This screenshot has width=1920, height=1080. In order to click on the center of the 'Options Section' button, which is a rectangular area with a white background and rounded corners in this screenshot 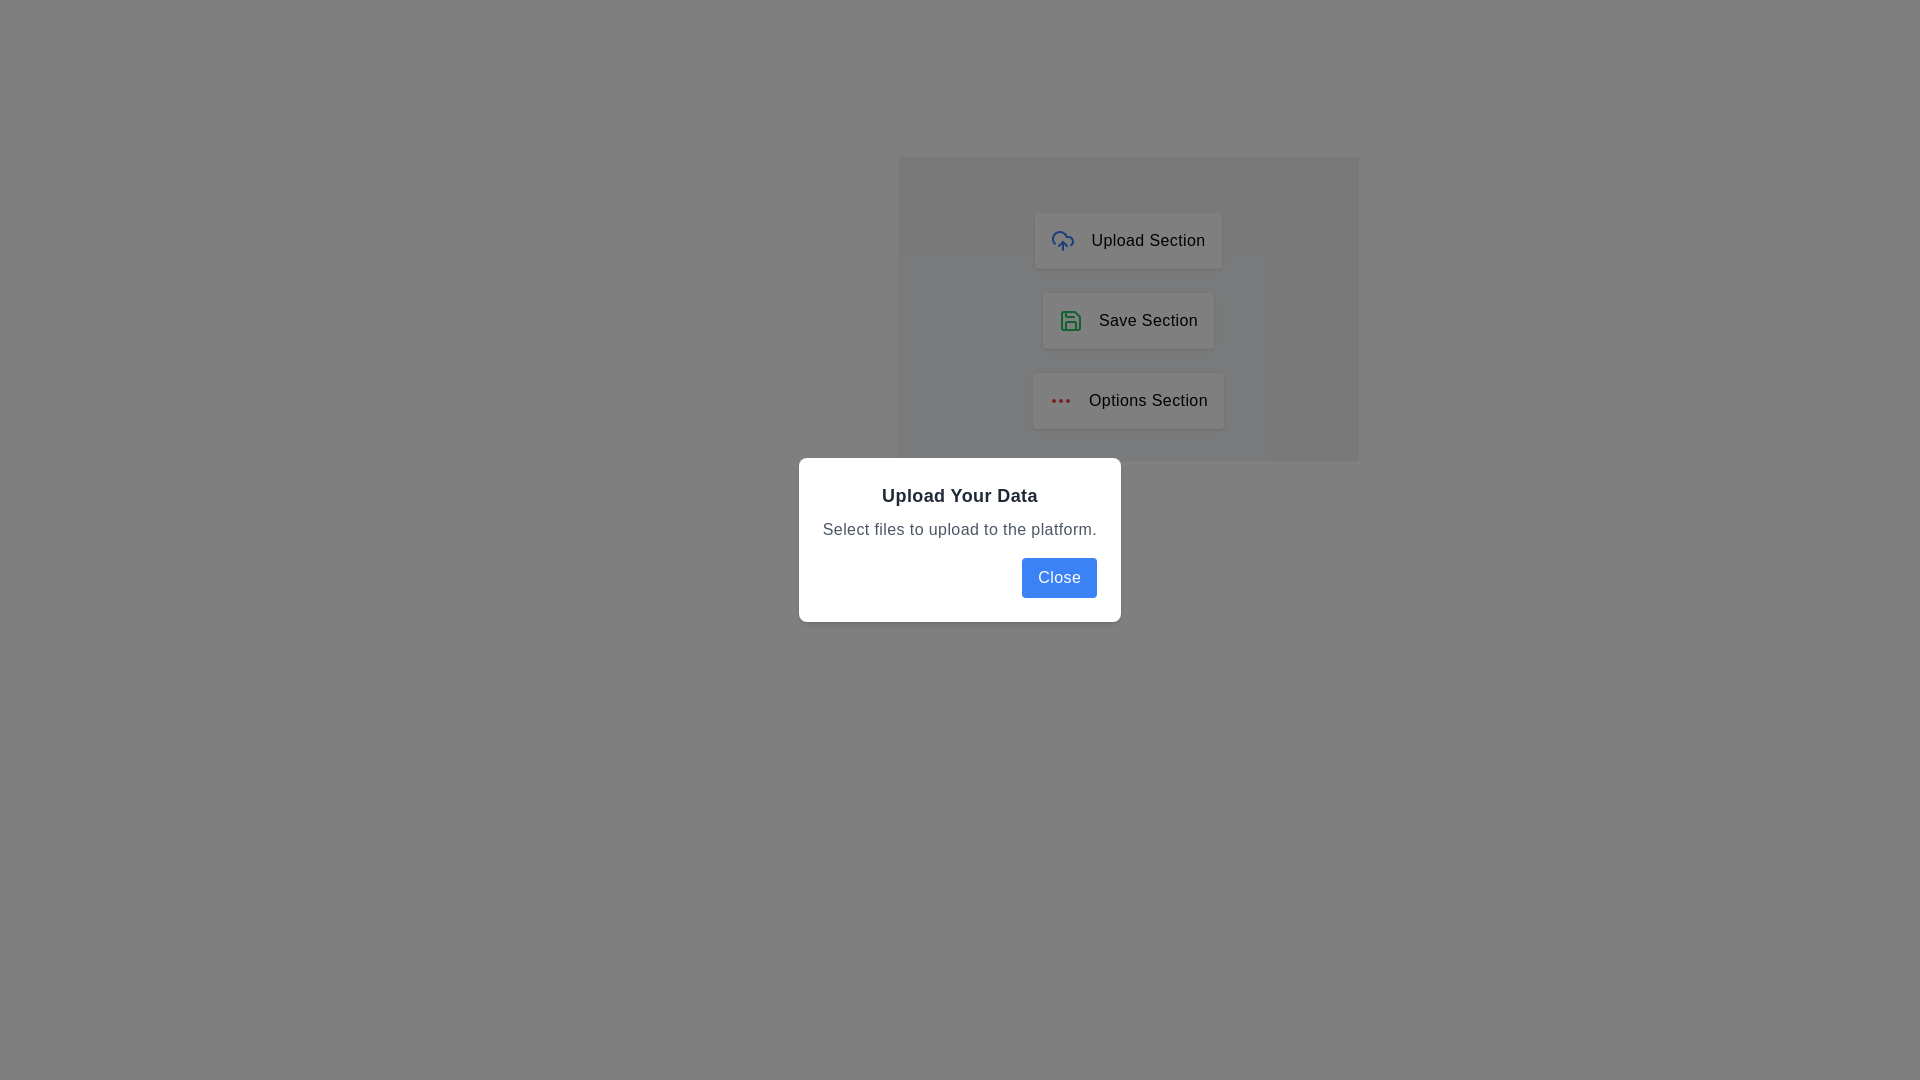, I will do `click(1128, 401)`.